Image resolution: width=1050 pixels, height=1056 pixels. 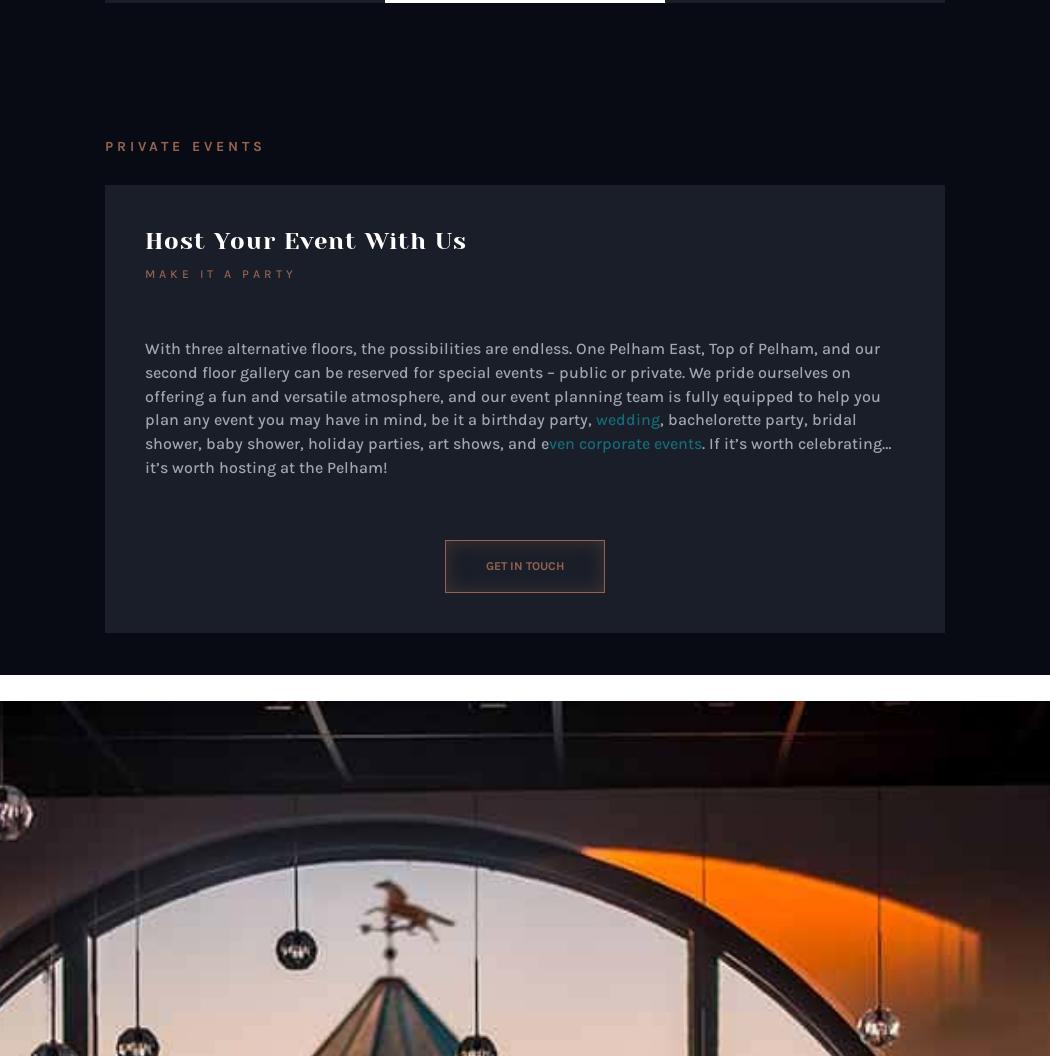 I want to click on ', bachelorette party, bridal shower, baby shower, holiday parties, art shows, and e', so click(x=499, y=431).